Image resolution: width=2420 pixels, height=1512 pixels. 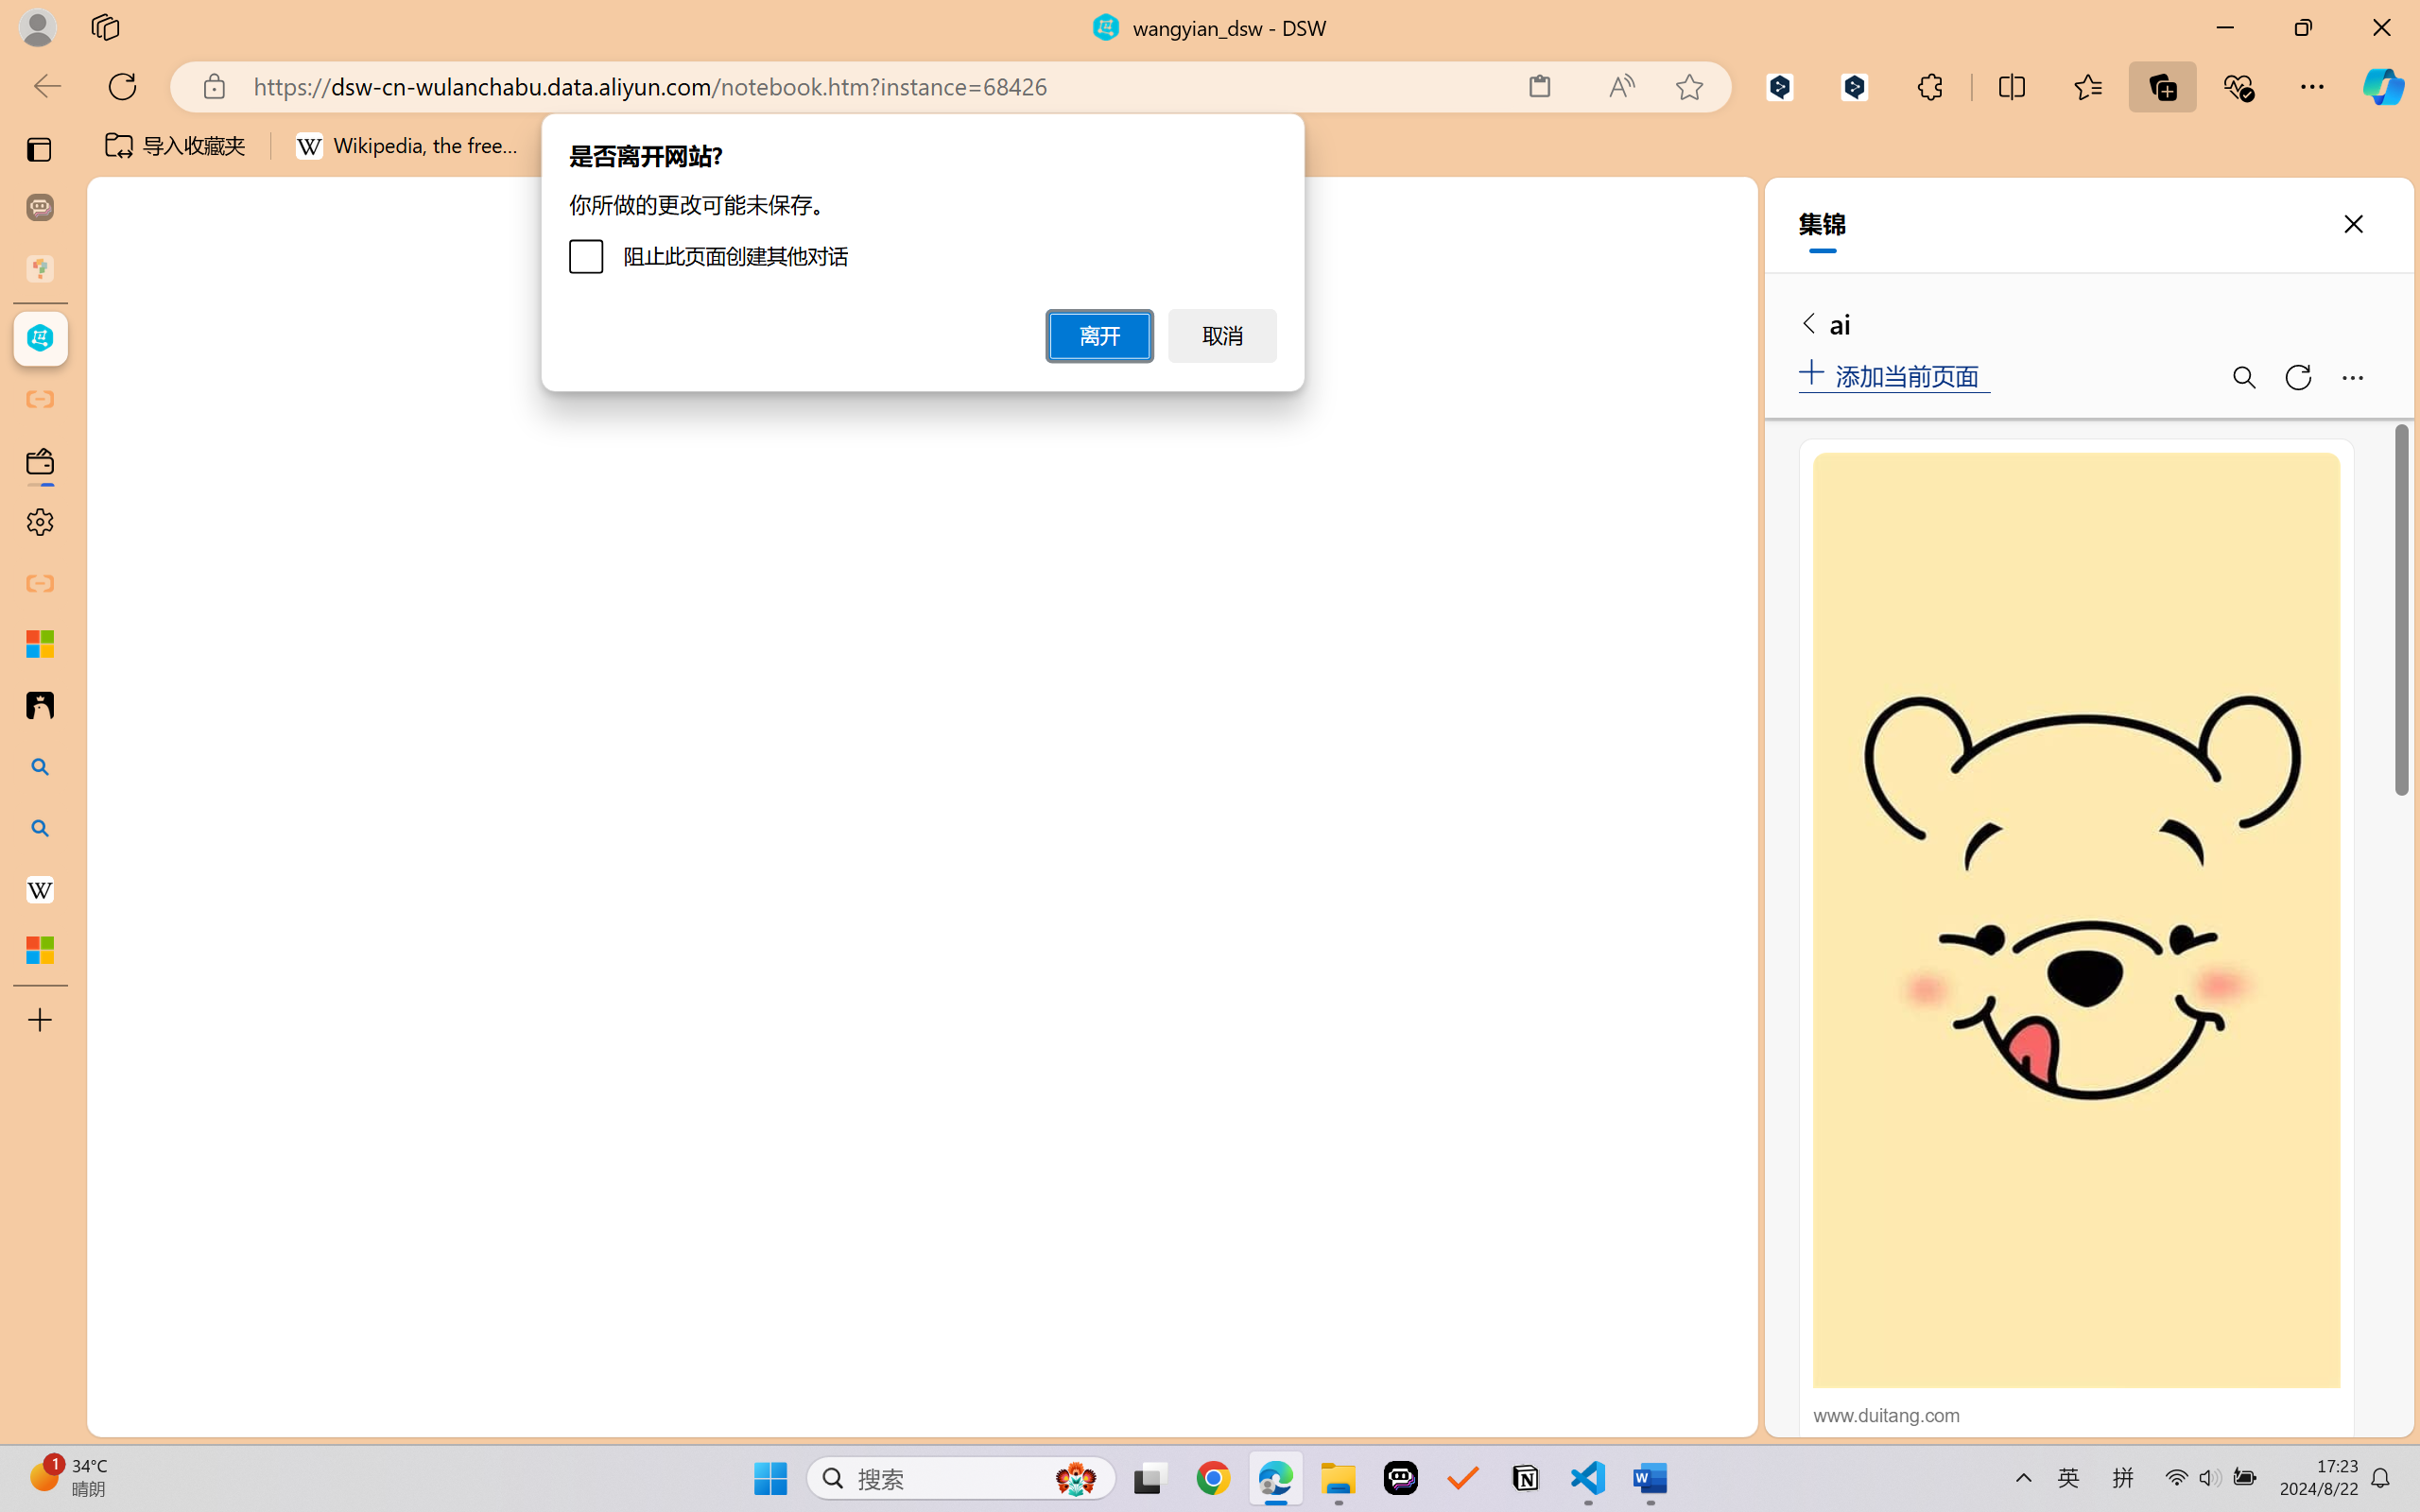 I want to click on 'Application Menu', so click(x=127, y=337).